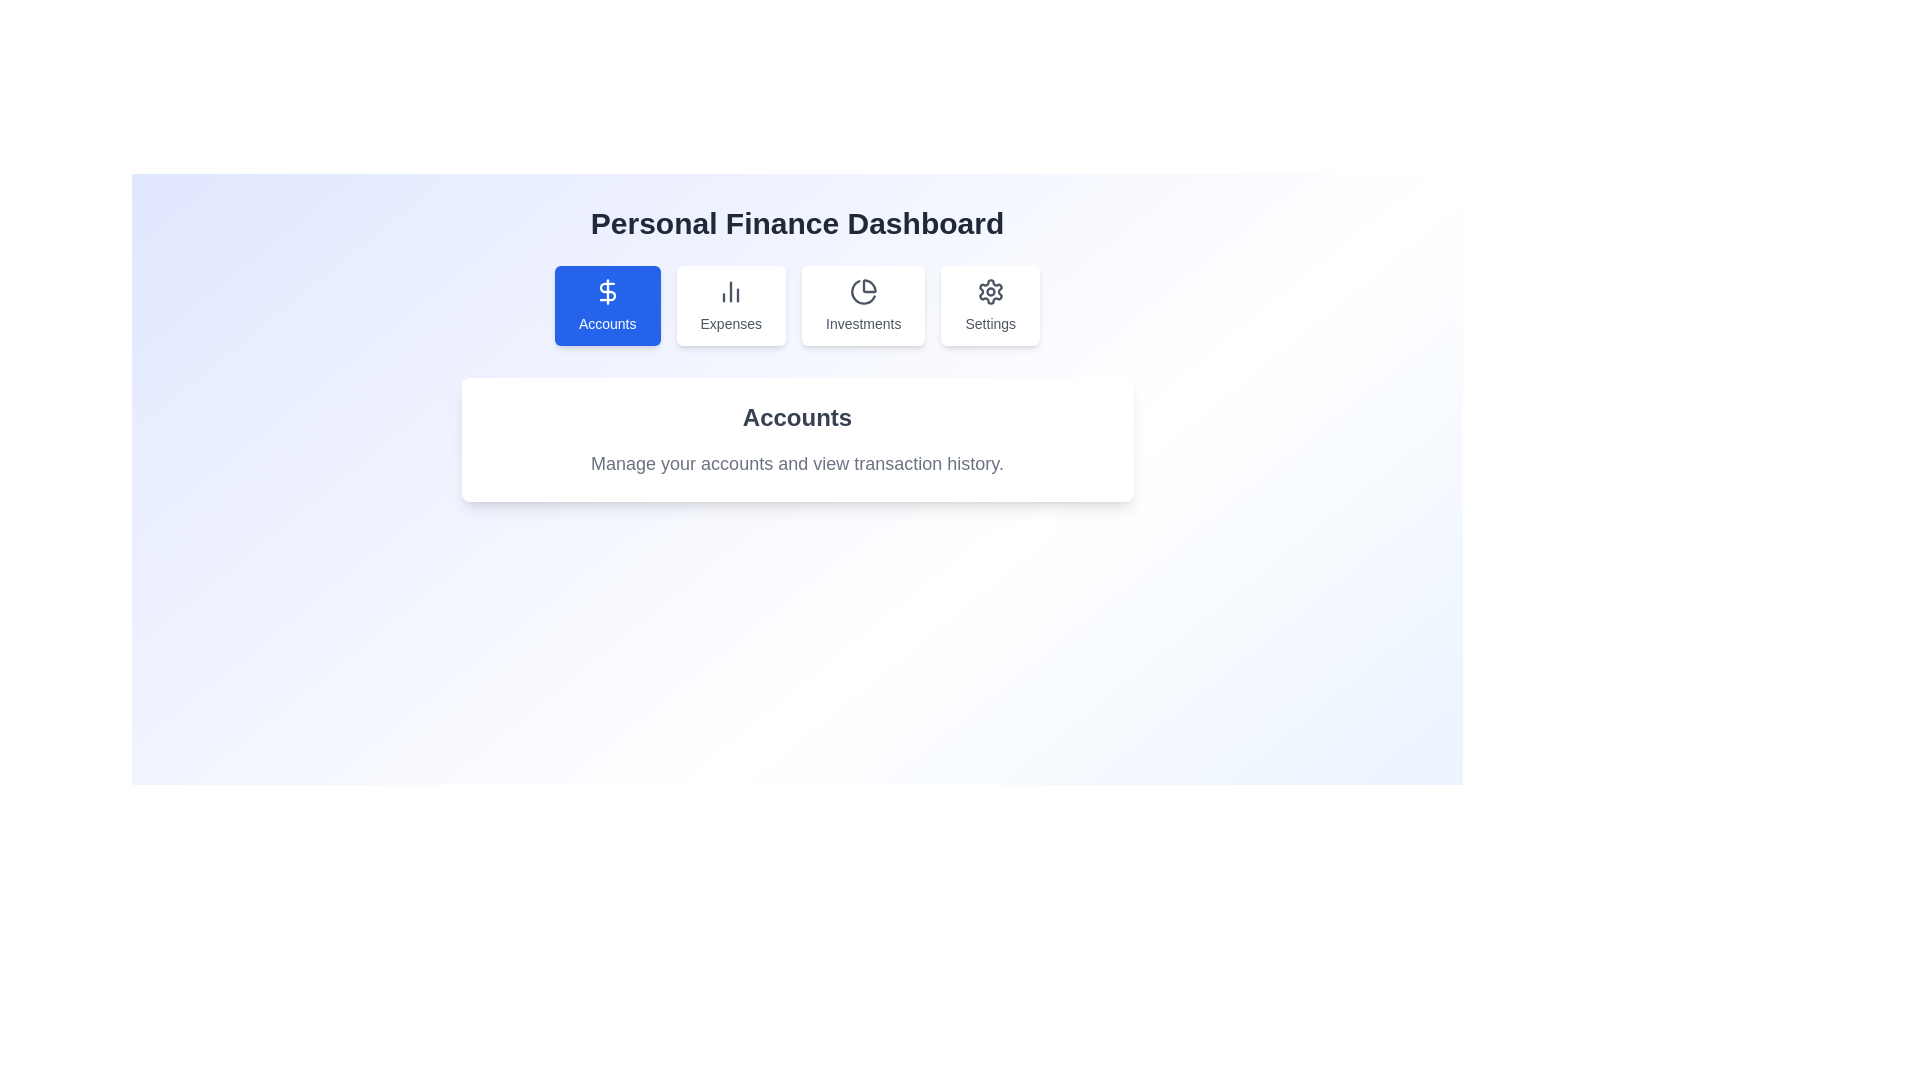  Describe the element at coordinates (606, 323) in the screenshot. I see `the Text label that provides information about the 'Accounts' button, which is positioned at the center-bottom of the blue button` at that location.